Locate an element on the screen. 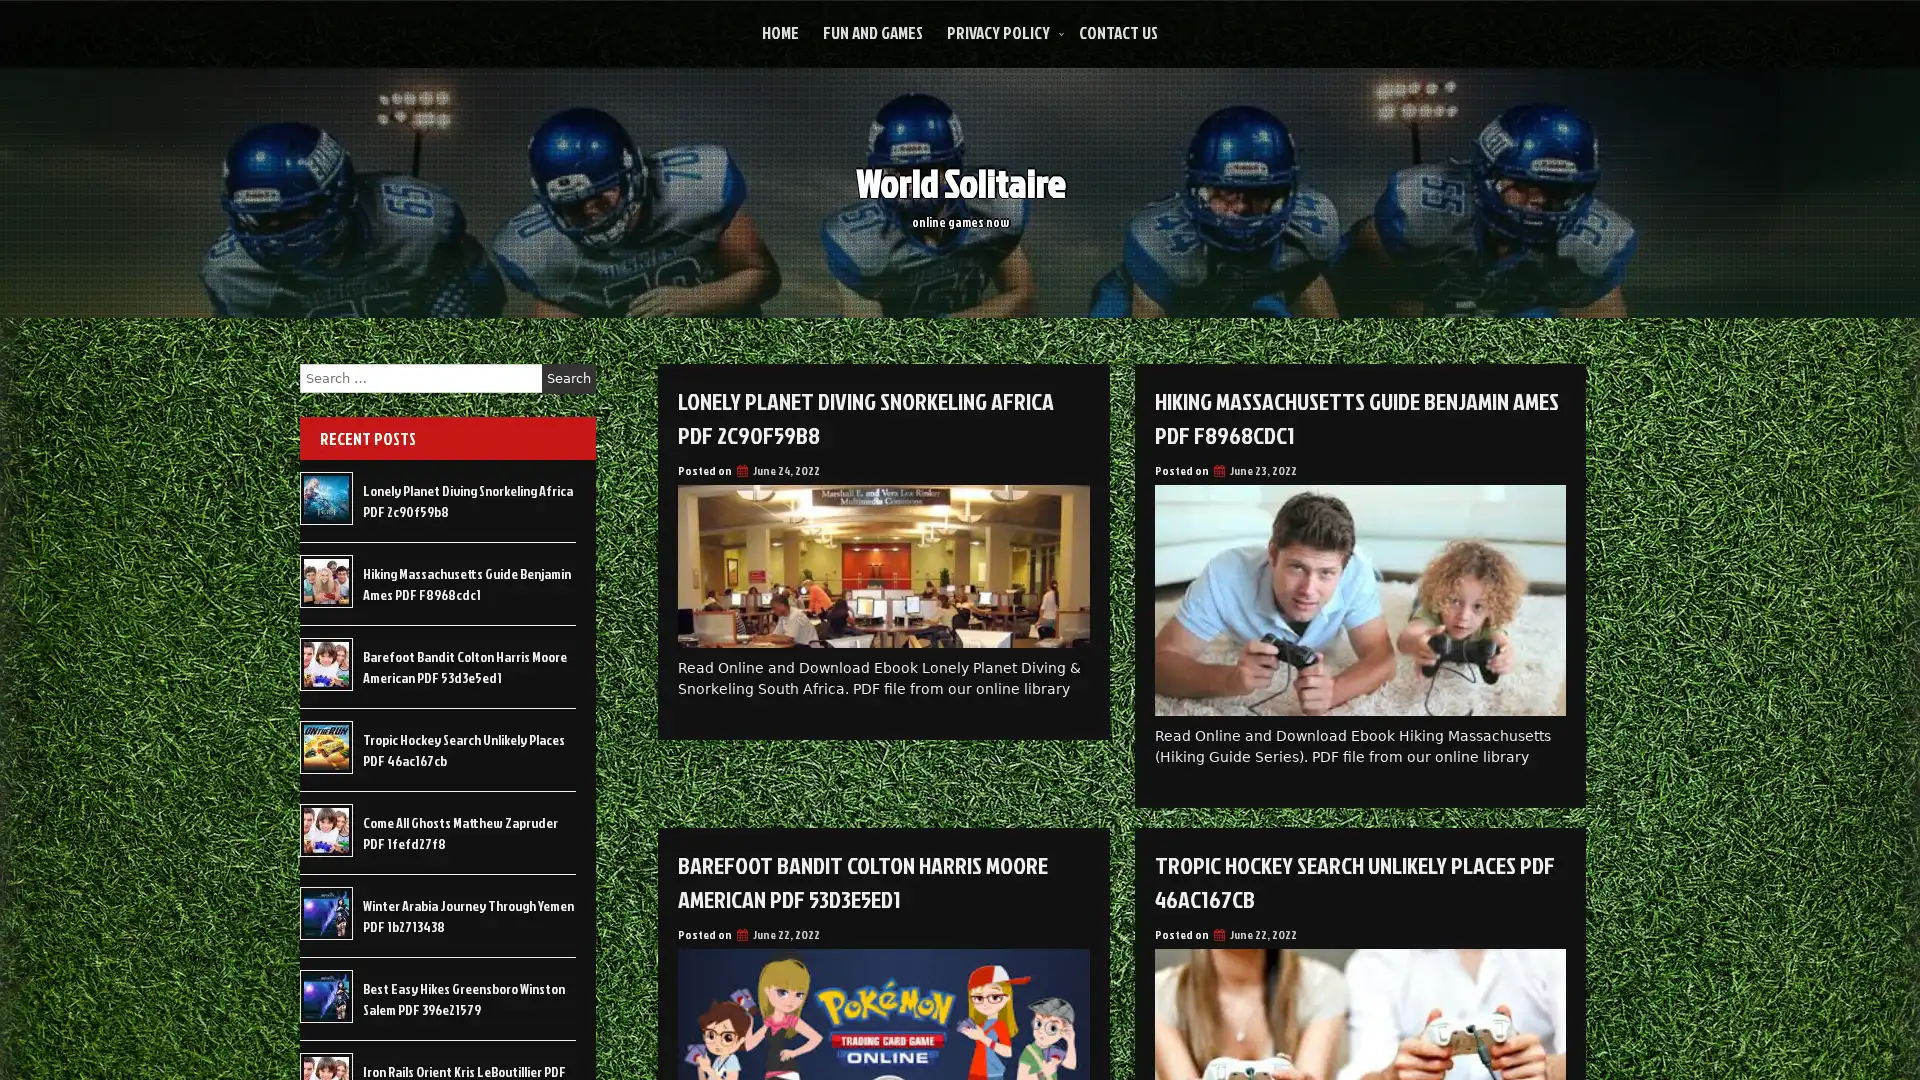  Search is located at coordinates (568, 378).